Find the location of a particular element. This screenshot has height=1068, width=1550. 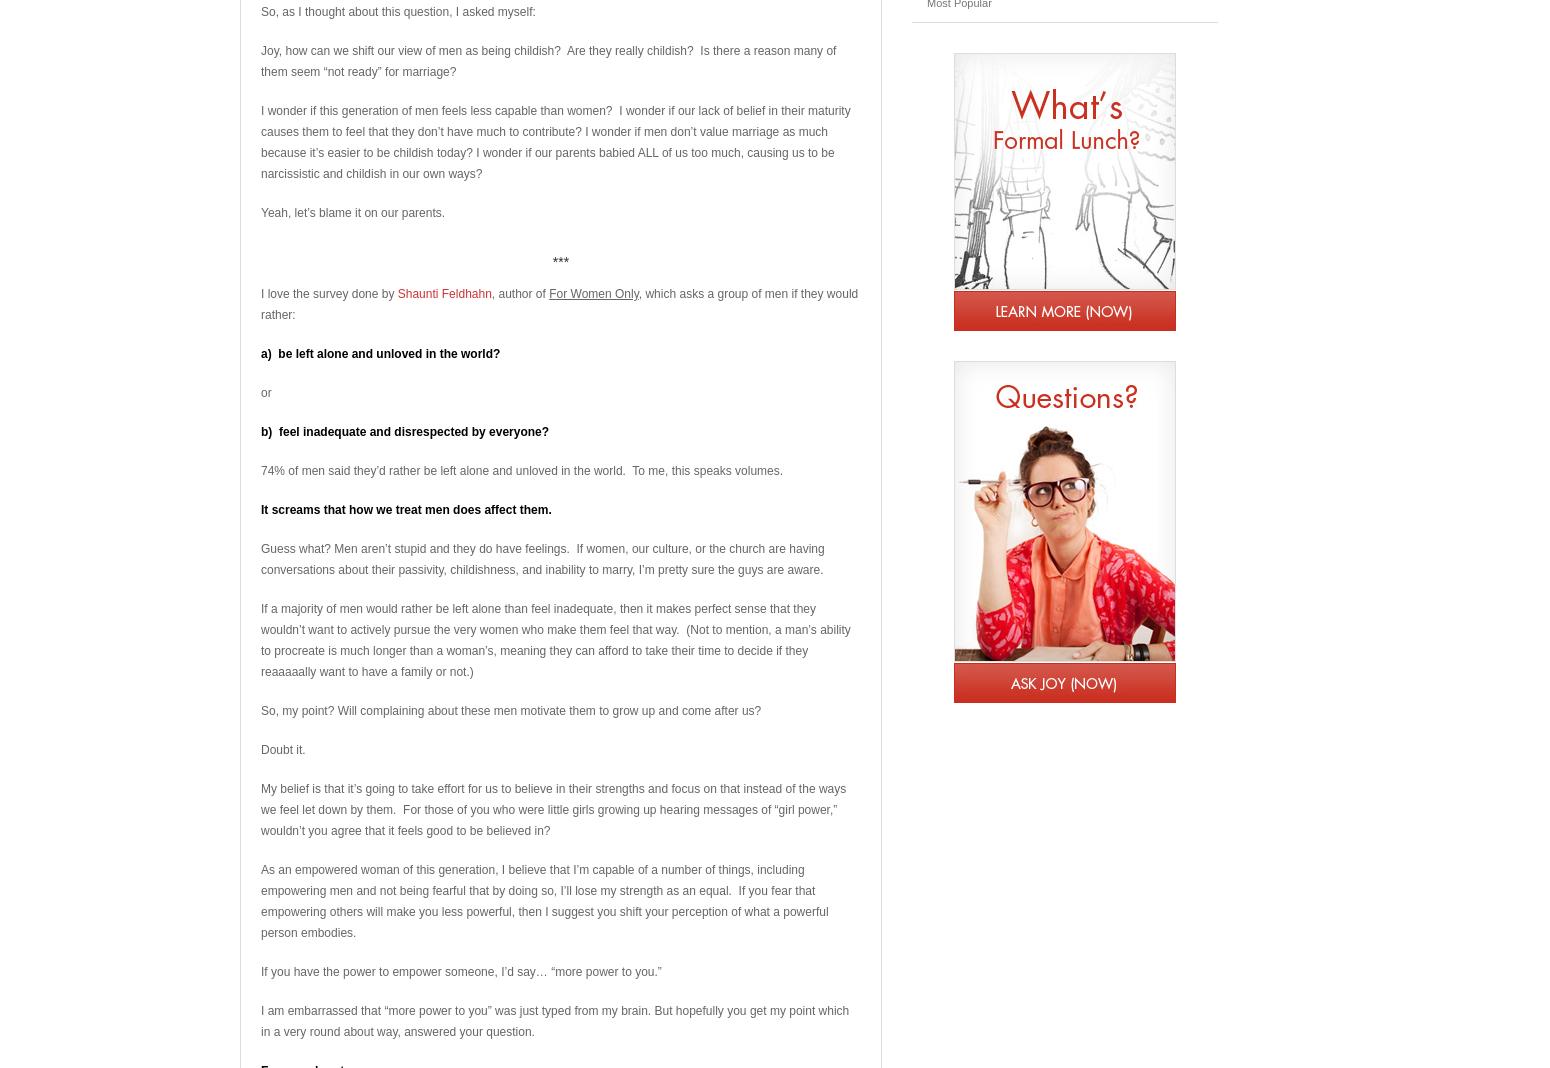

'a)  be left alone and unloved in the world?' is located at coordinates (379, 353).